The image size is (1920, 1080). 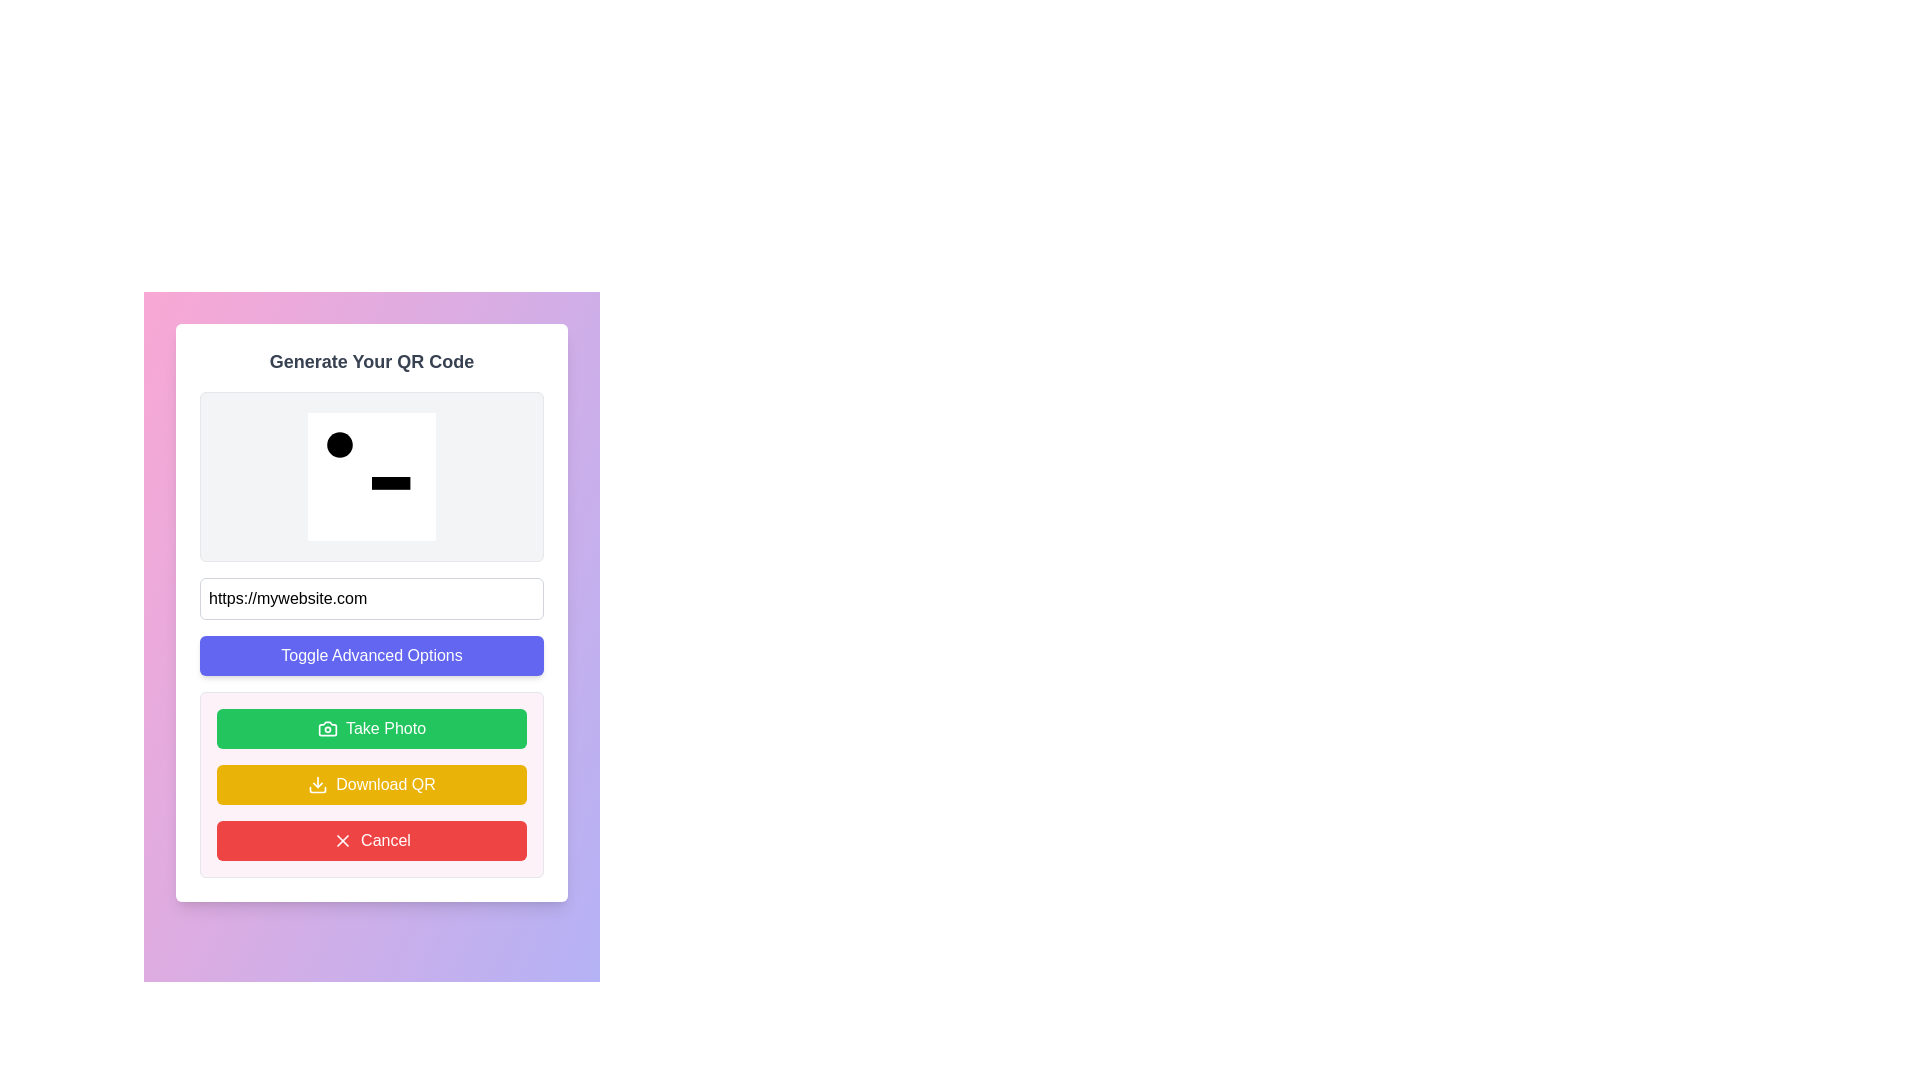 What do you see at coordinates (343, 840) in the screenshot?
I see `the icon that enhances the clarity of the 'Cancel' button, located in the center-left region of the button` at bounding box center [343, 840].